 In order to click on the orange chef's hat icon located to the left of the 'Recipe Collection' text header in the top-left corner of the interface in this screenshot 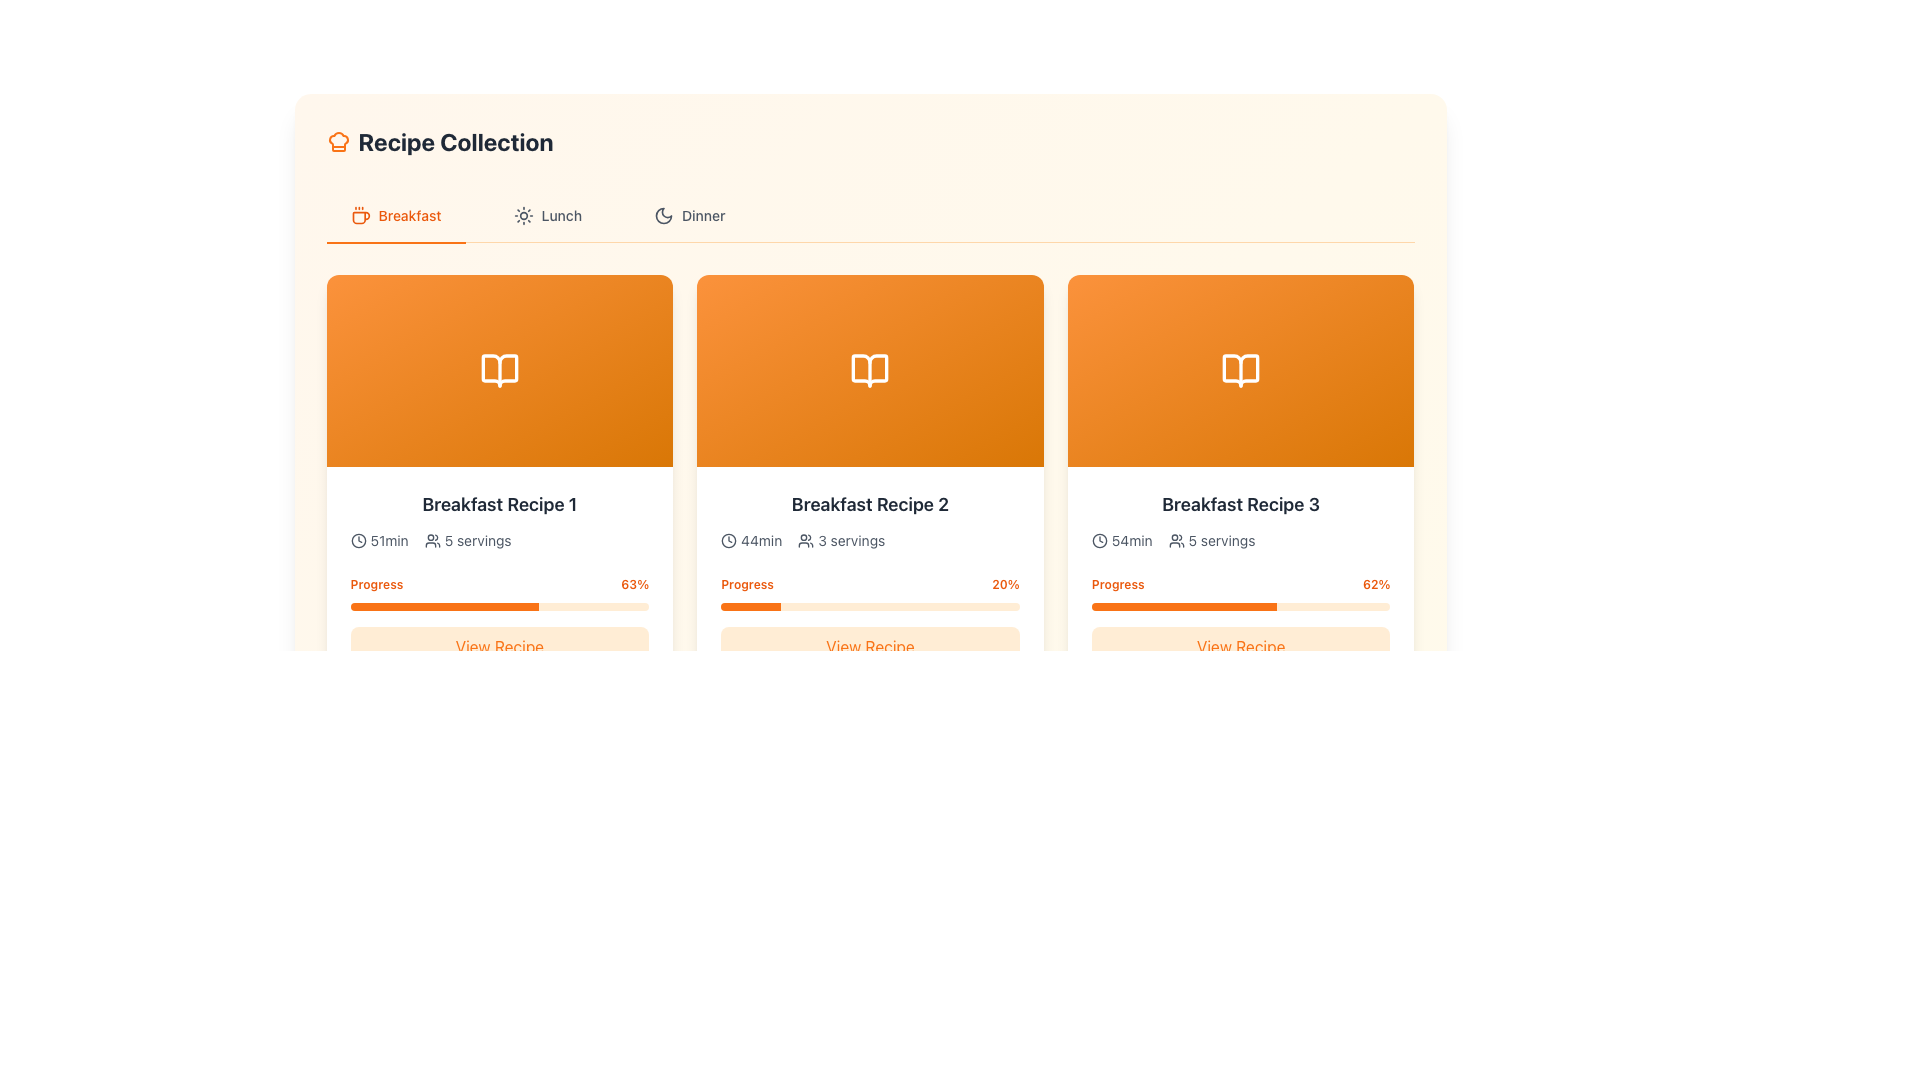, I will do `click(337, 140)`.